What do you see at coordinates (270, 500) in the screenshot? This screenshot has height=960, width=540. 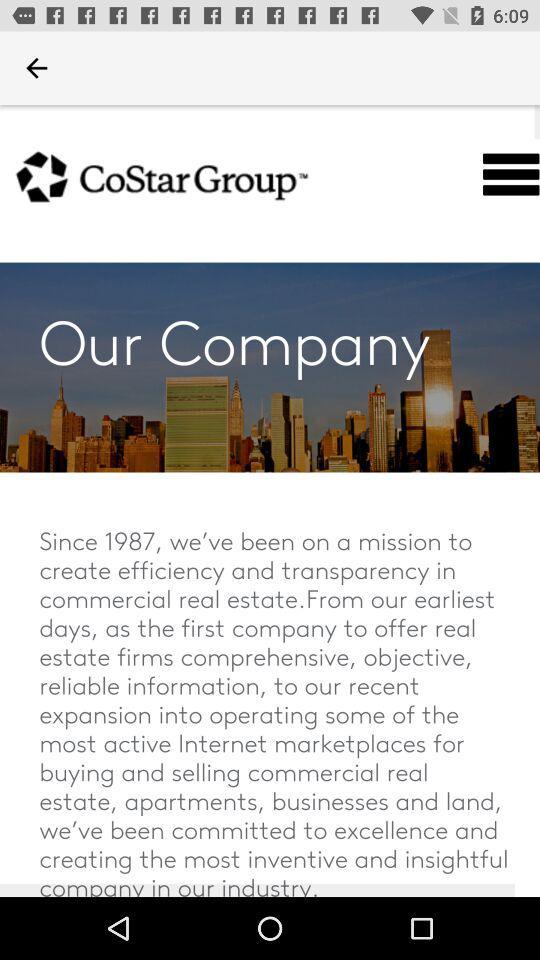 I see `take me to the site` at bounding box center [270, 500].